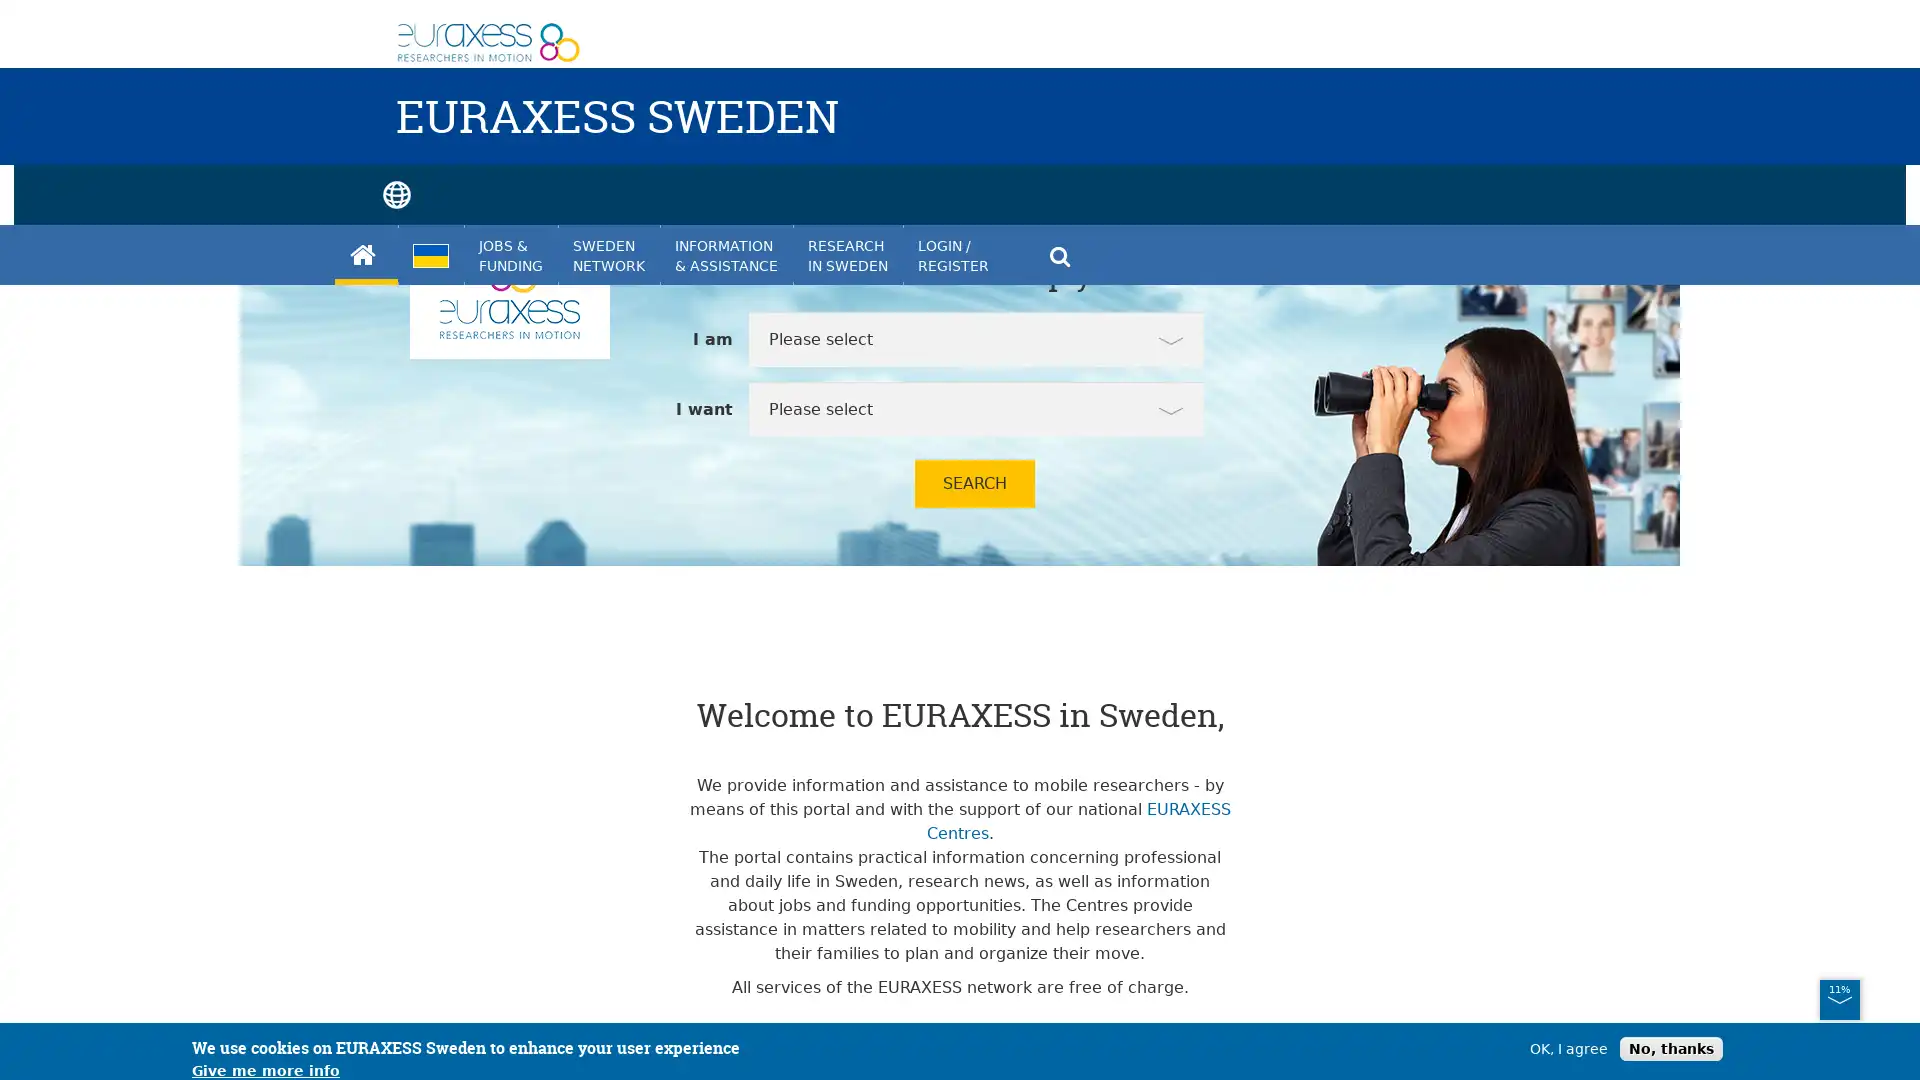 The width and height of the screenshot is (1920, 1080). What do you see at coordinates (1671, 1047) in the screenshot?
I see `No, thanks` at bounding box center [1671, 1047].